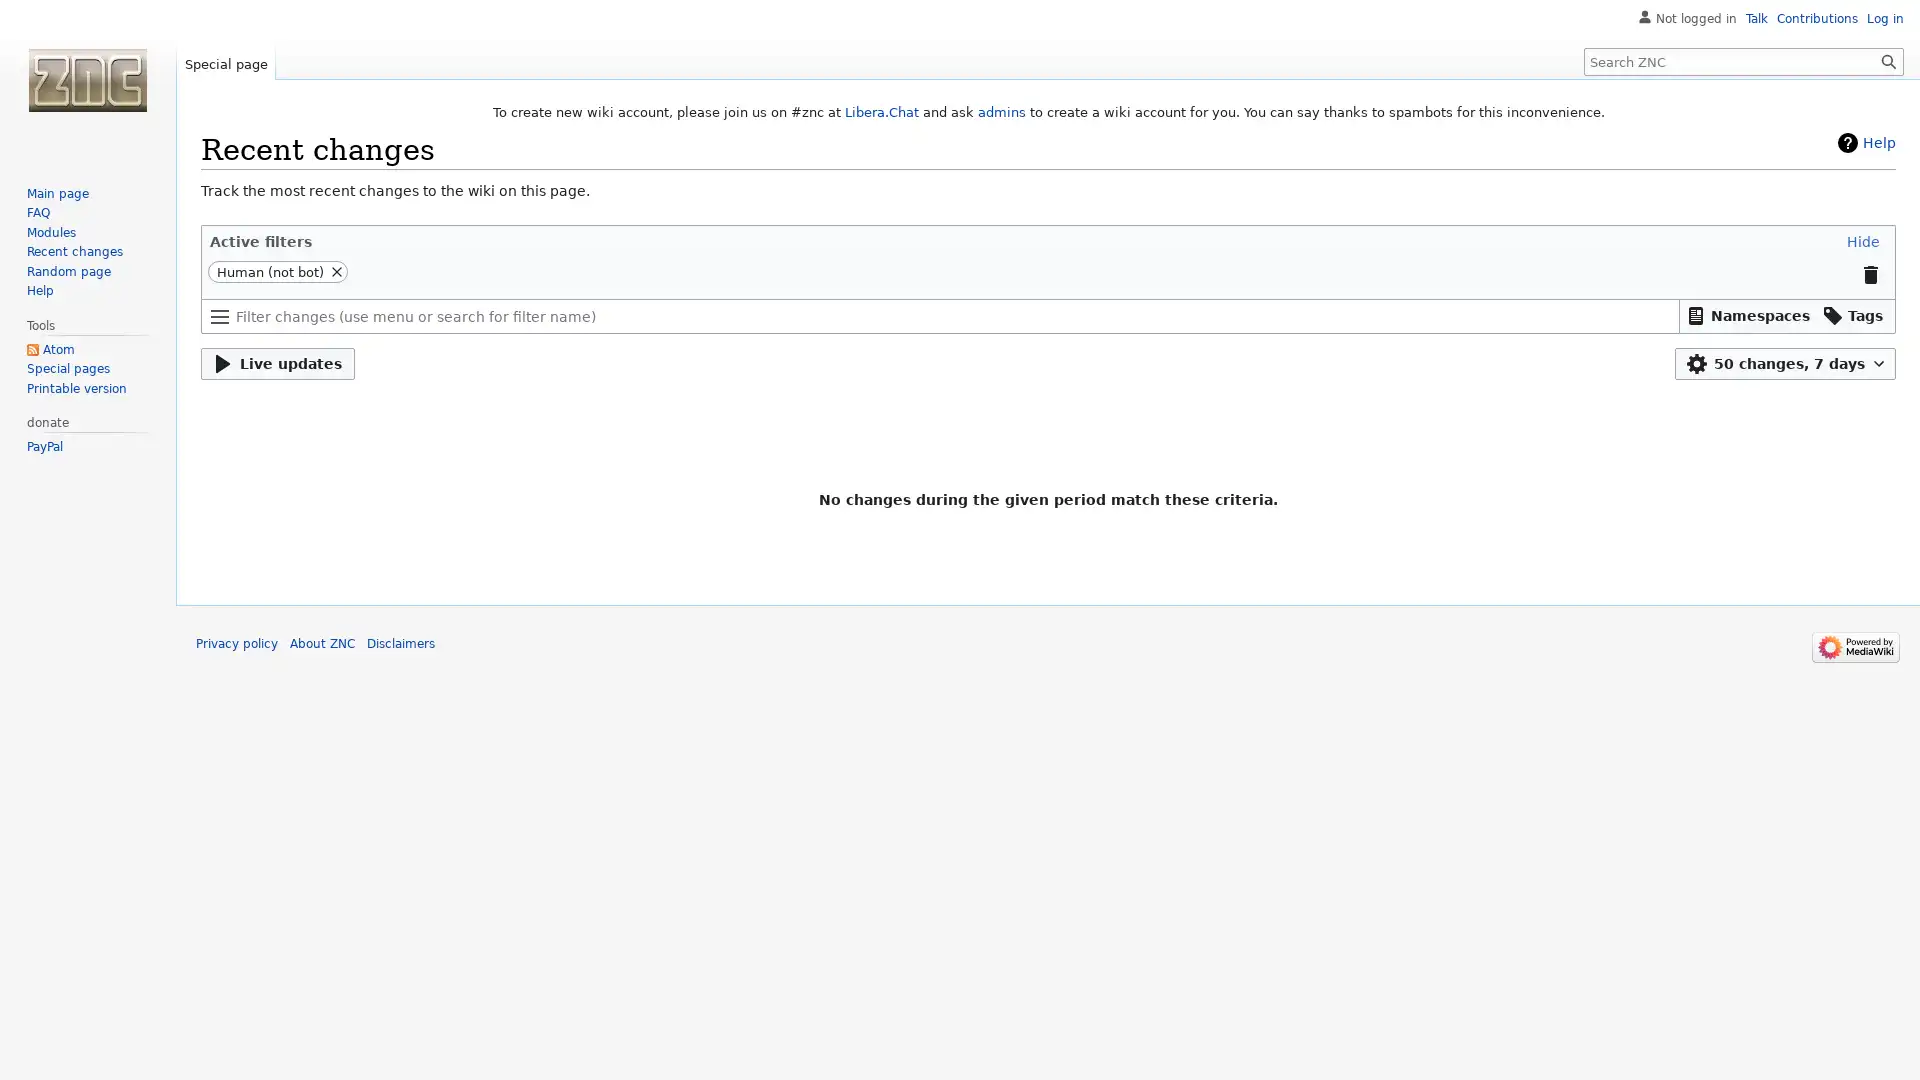 This screenshot has height=1080, width=1920. I want to click on Hide, so click(1861, 239).